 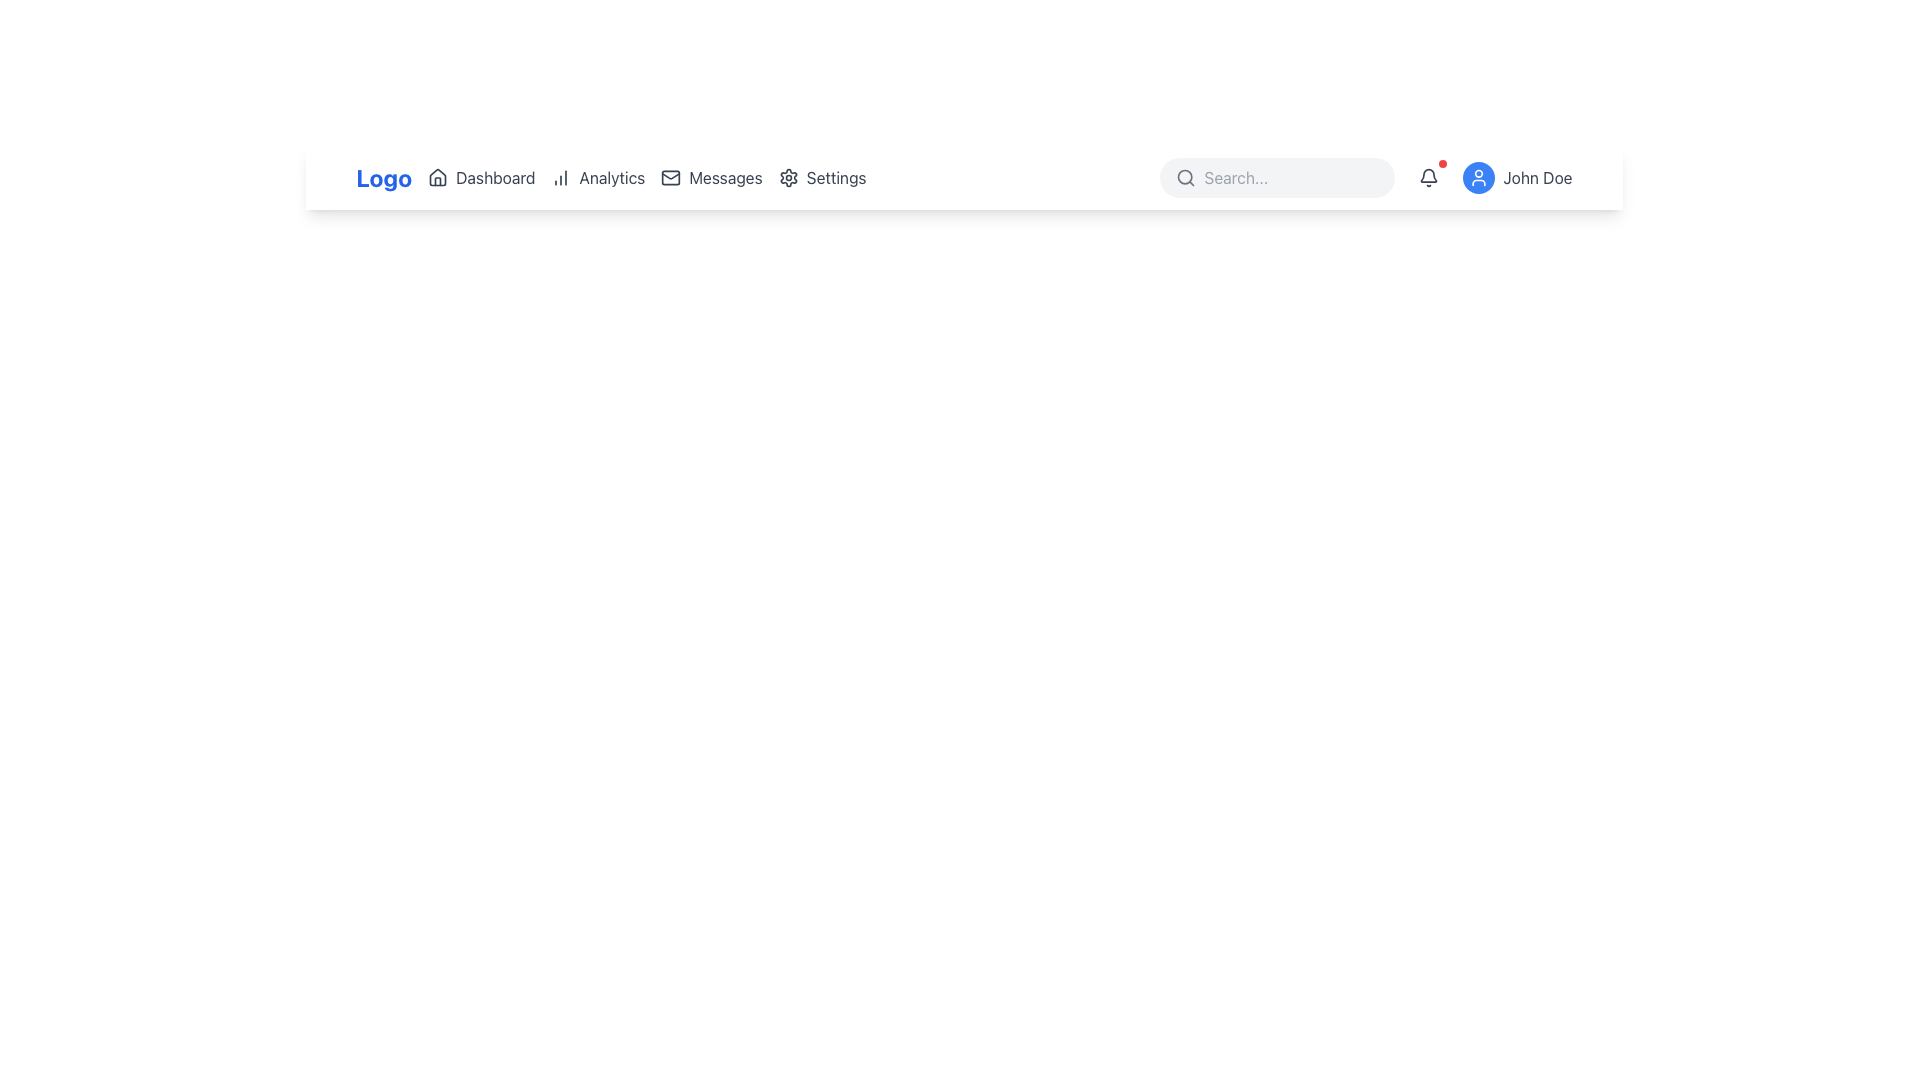 I want to click on the main rectangular area of the envelope icon representing the 'Messages' section in the user interface, so click(x=671, y=176).